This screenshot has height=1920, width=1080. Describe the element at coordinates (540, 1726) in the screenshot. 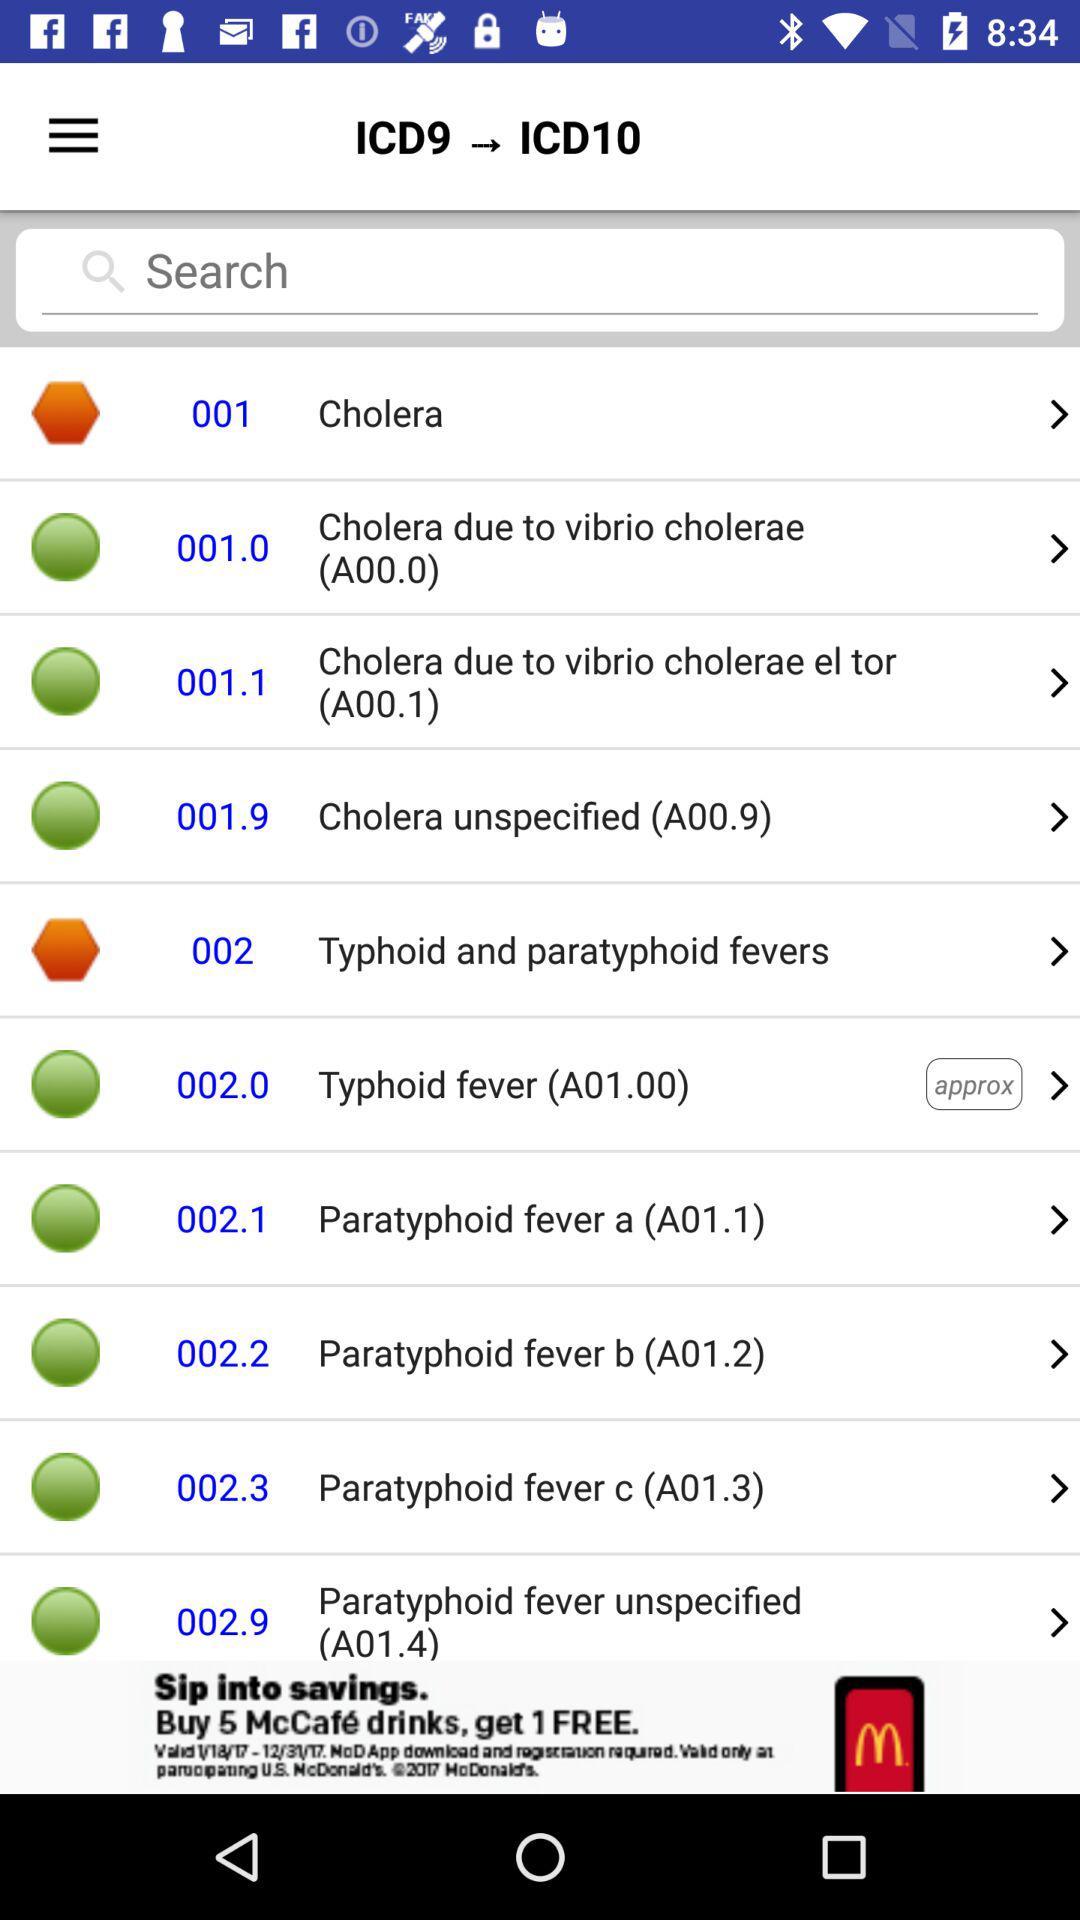

I see `sip into savings buy 5 mcafe drinks get 1 free` at that location.